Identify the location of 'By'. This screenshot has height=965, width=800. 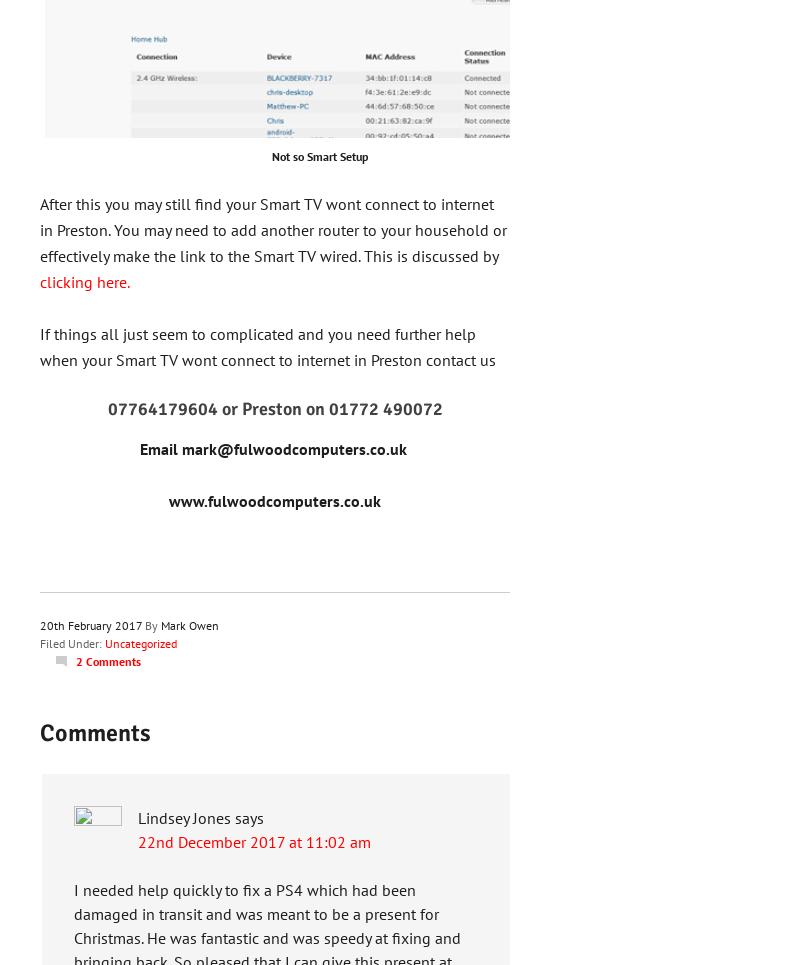
(151, 624).